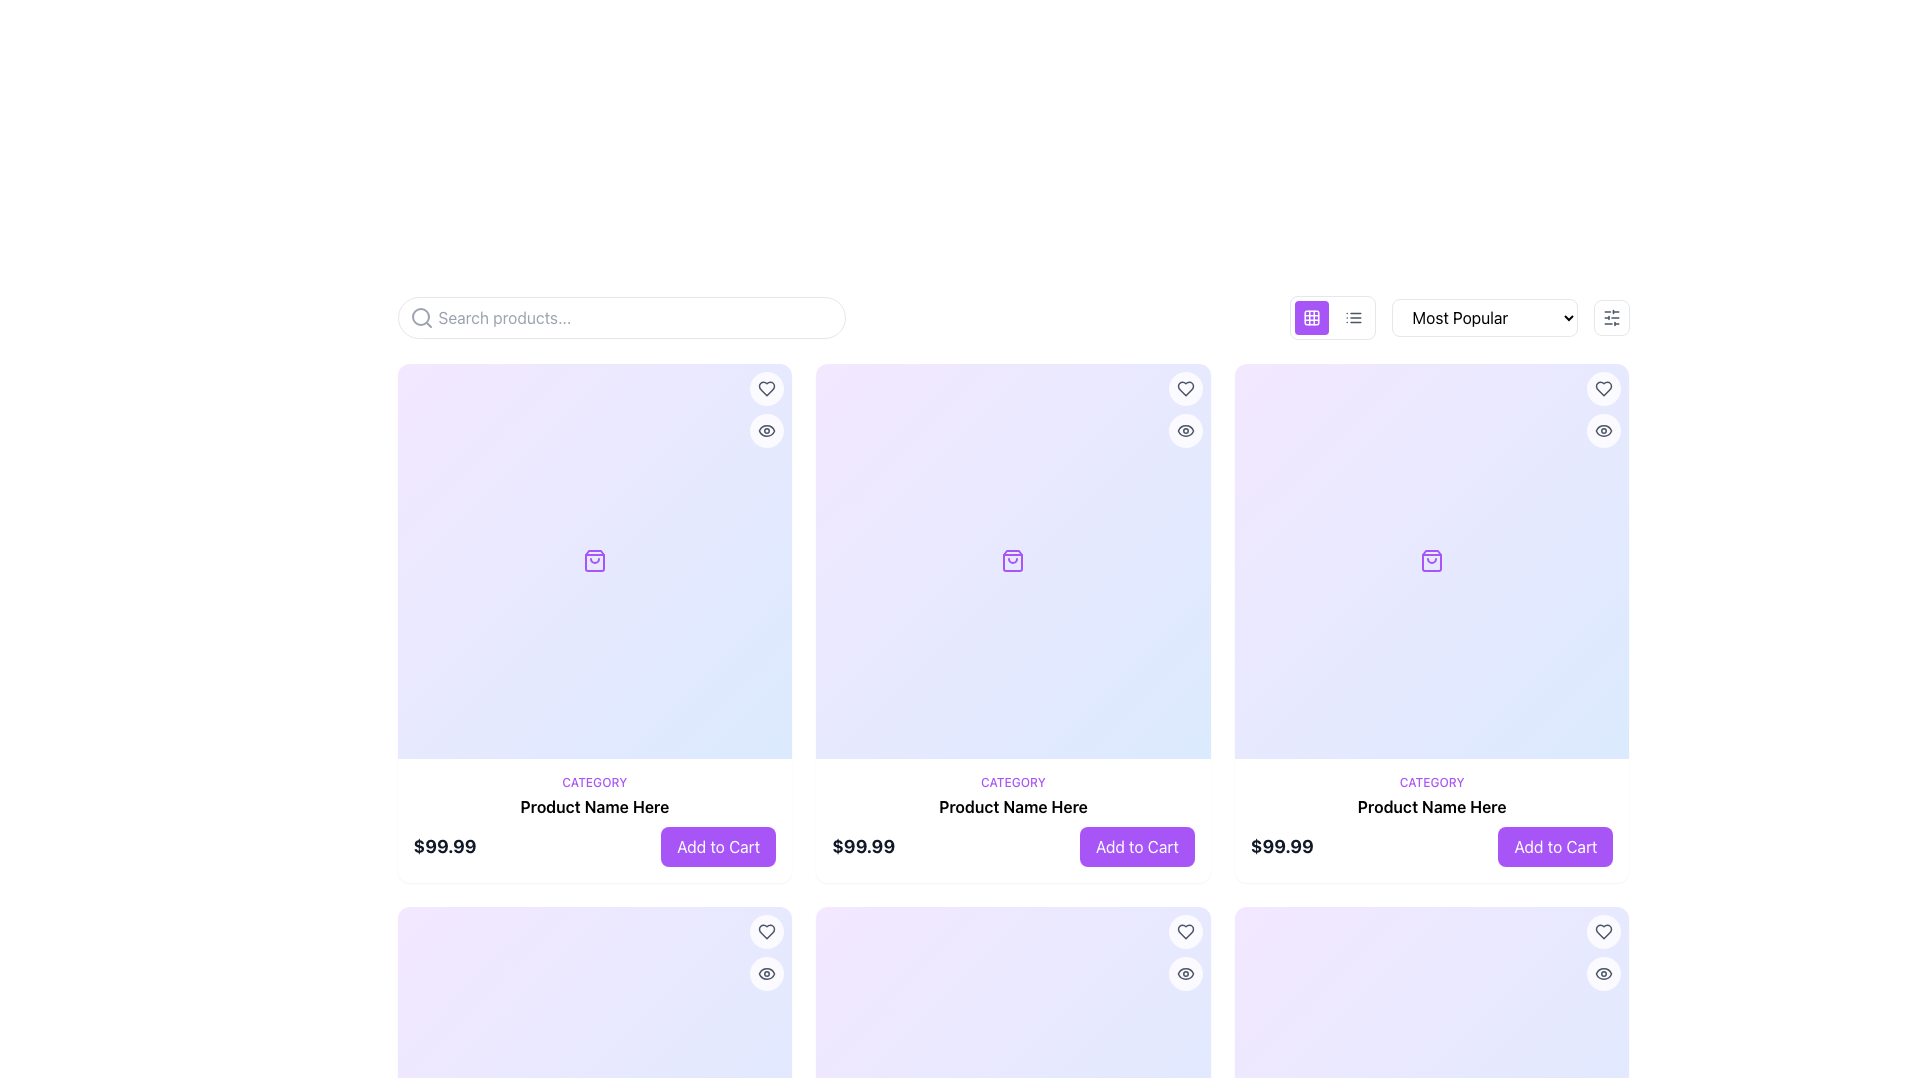  I want to click on the heart-shaped icon in the upper-right corner of the product card in the second column to mark it as a favorite, so click(1604, 931).